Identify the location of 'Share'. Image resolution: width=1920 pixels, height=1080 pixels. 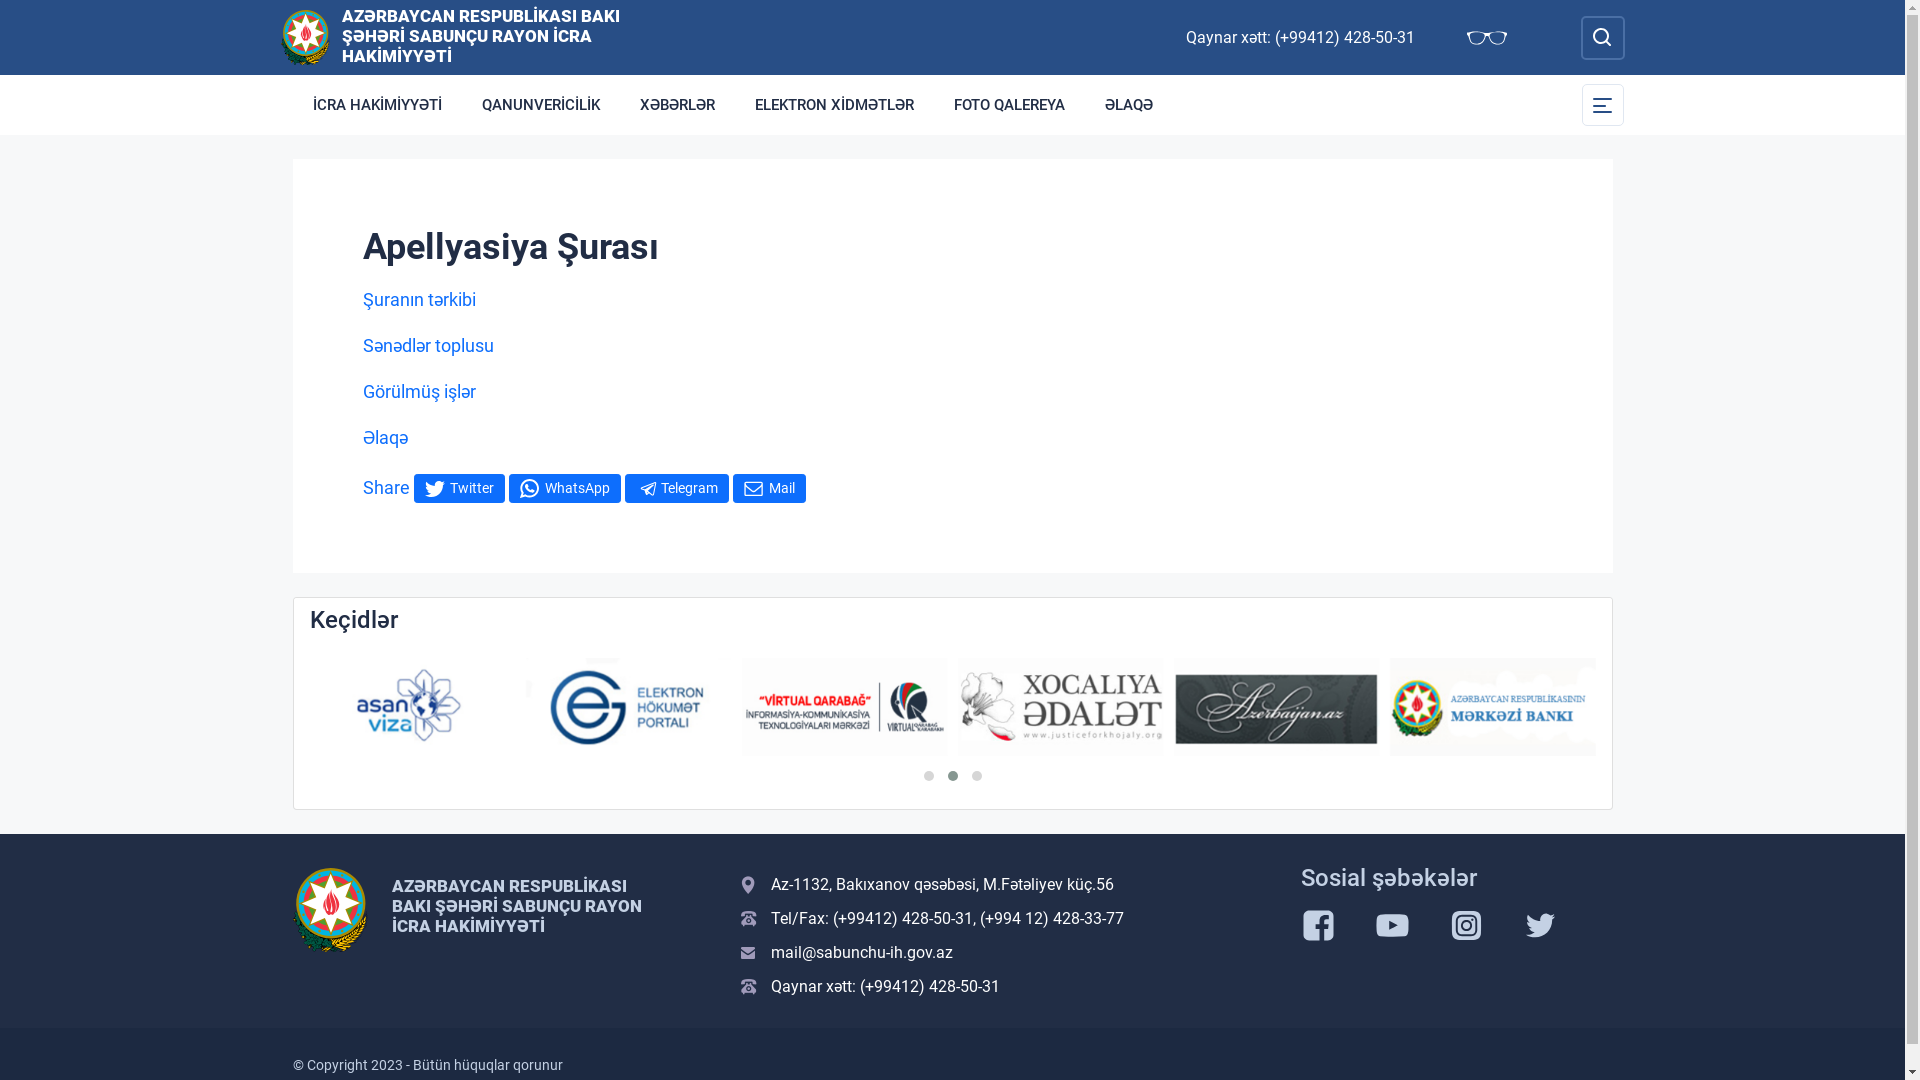
(385, 486).